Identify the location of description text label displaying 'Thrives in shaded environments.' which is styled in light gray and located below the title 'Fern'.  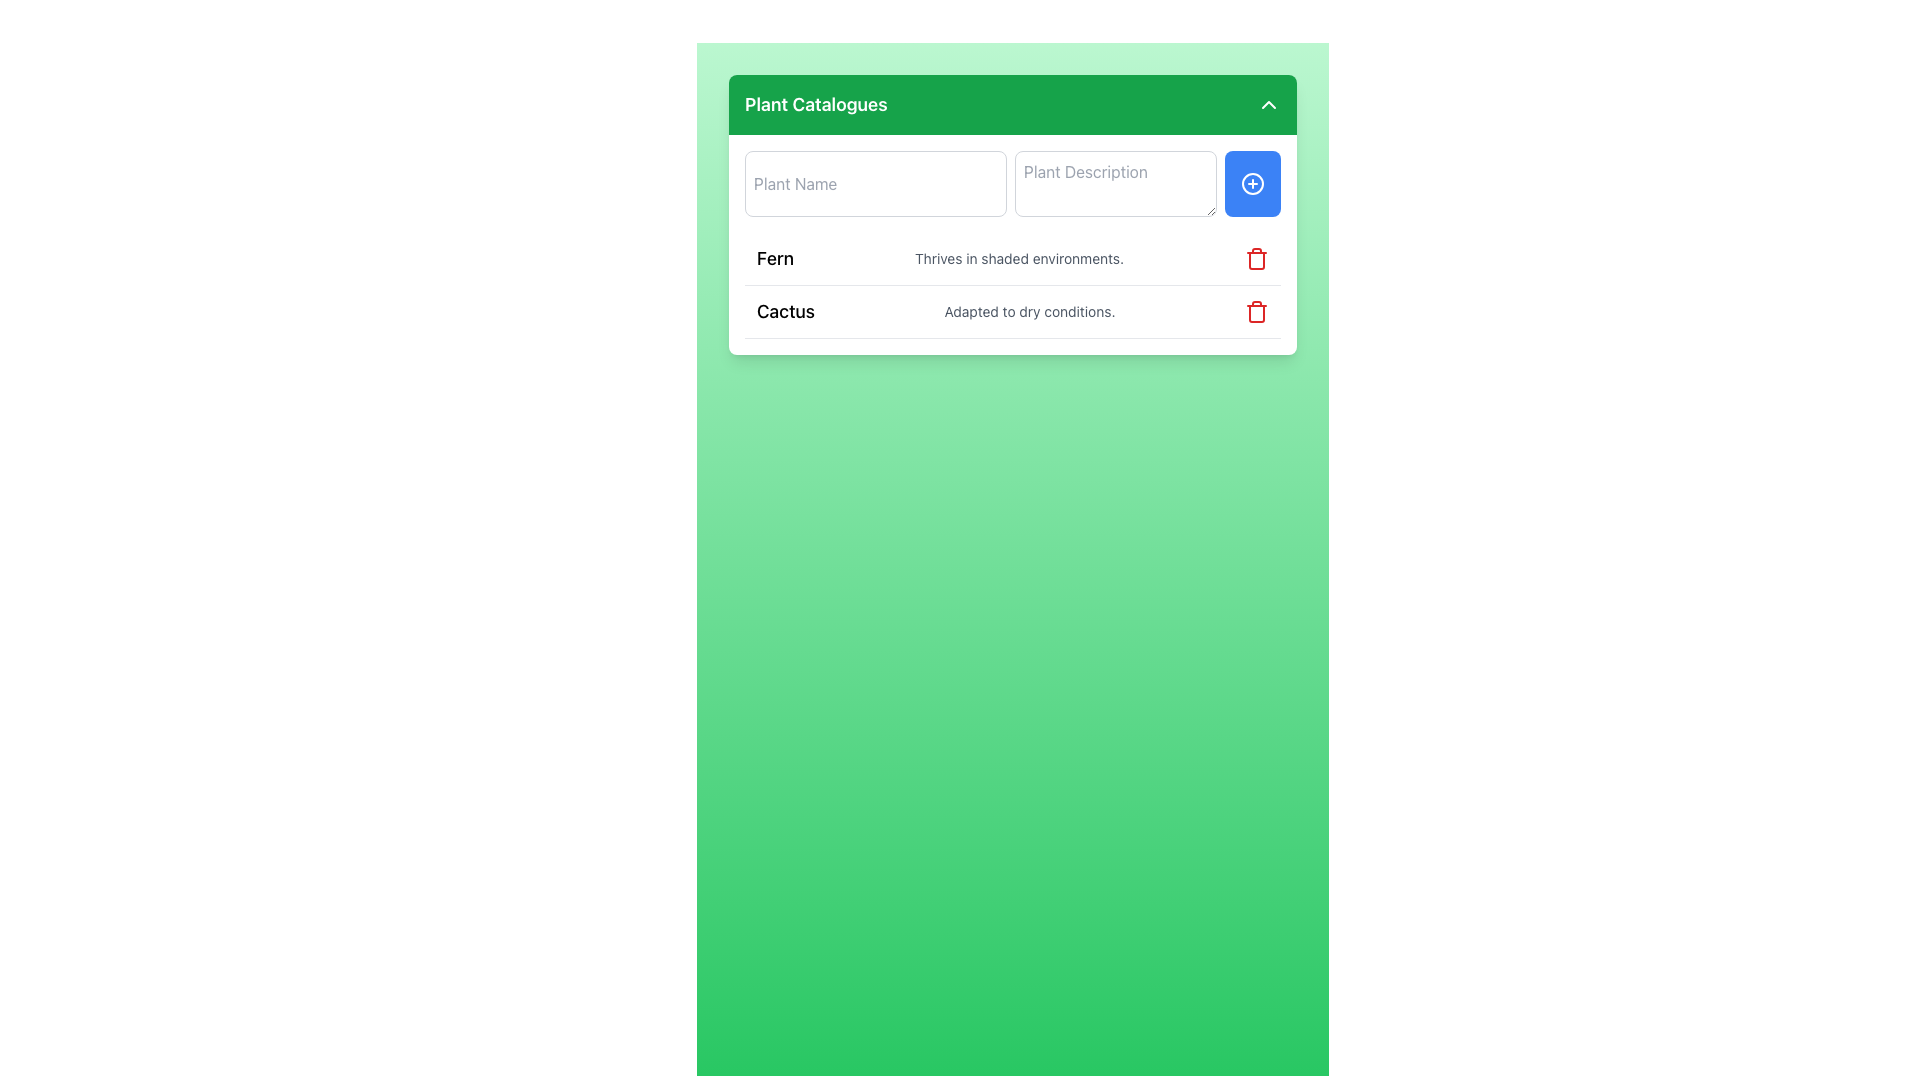
(1019, 257).